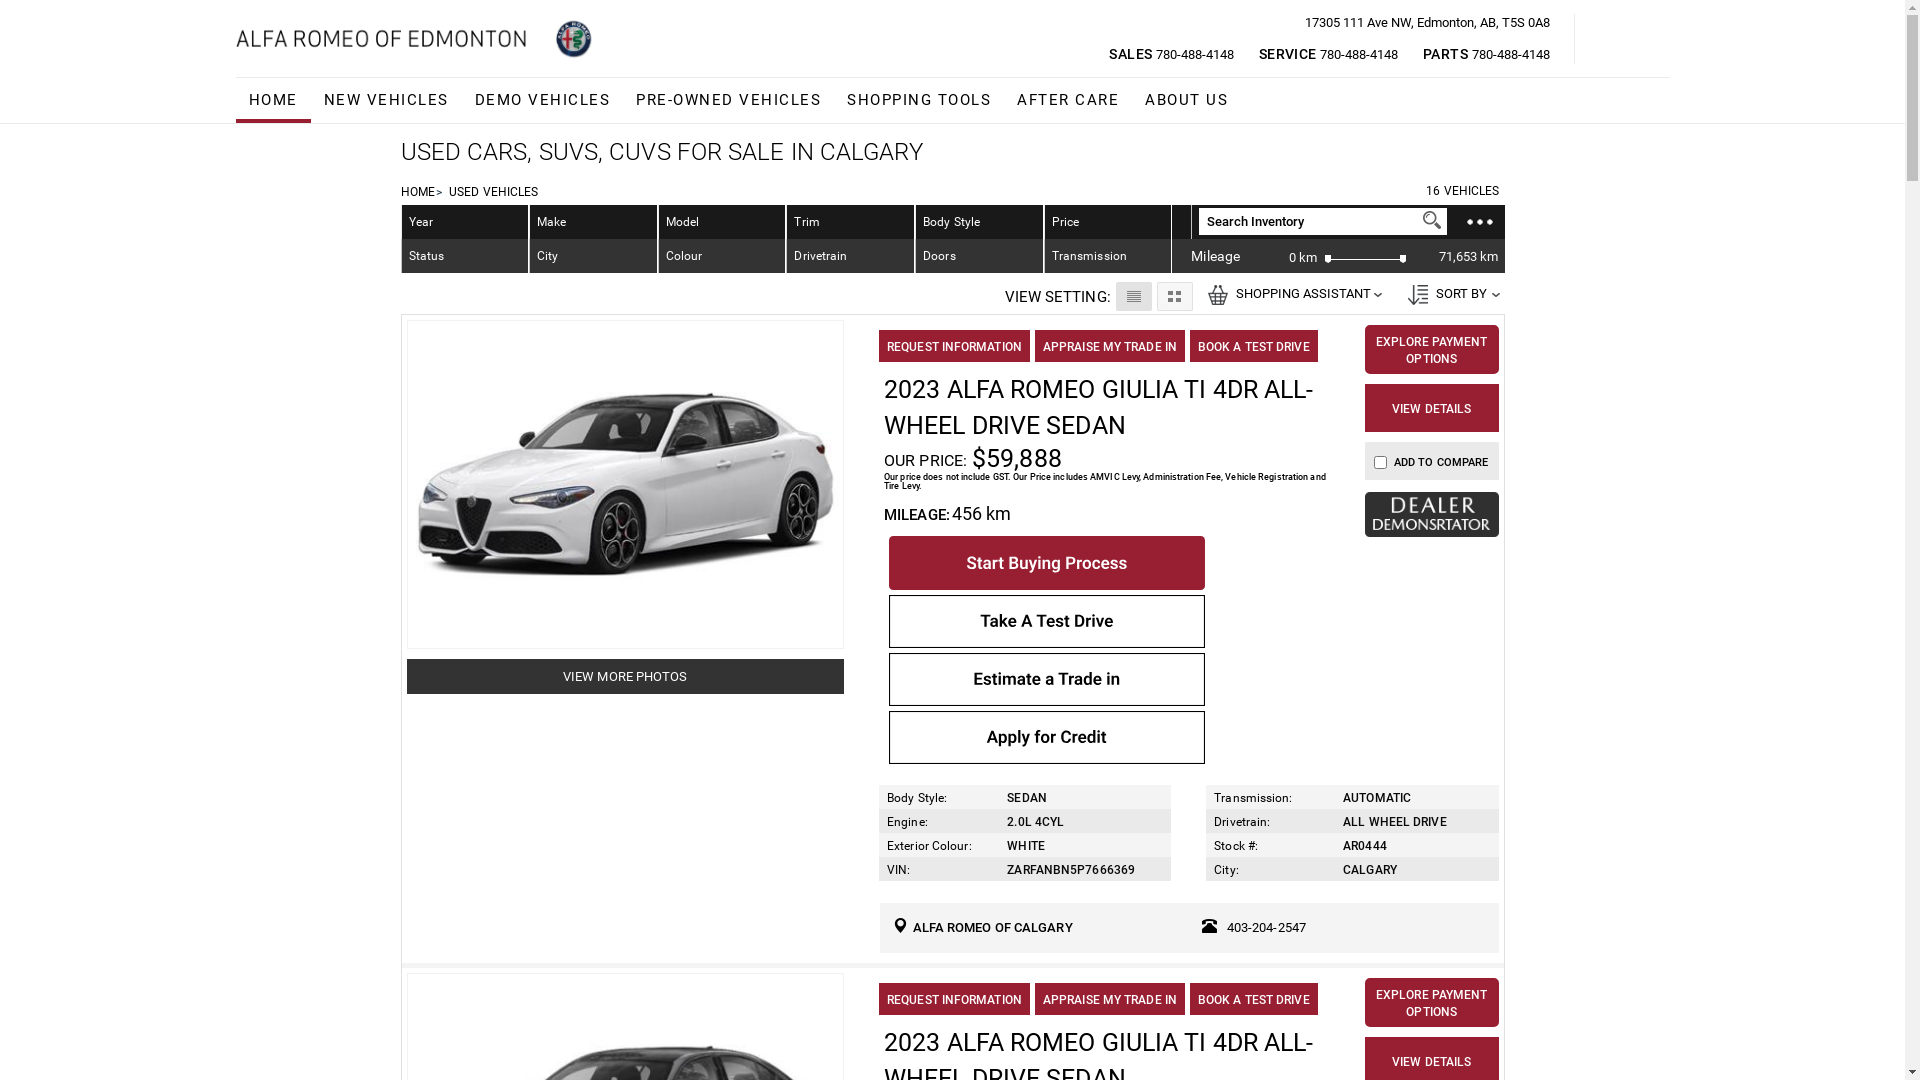 The height and width of the screenshot is (1080, 1920). What do you see at coordinates (1430, 219) in the screenshot?
I see `'Search'` at bounding box center [1430, 219].